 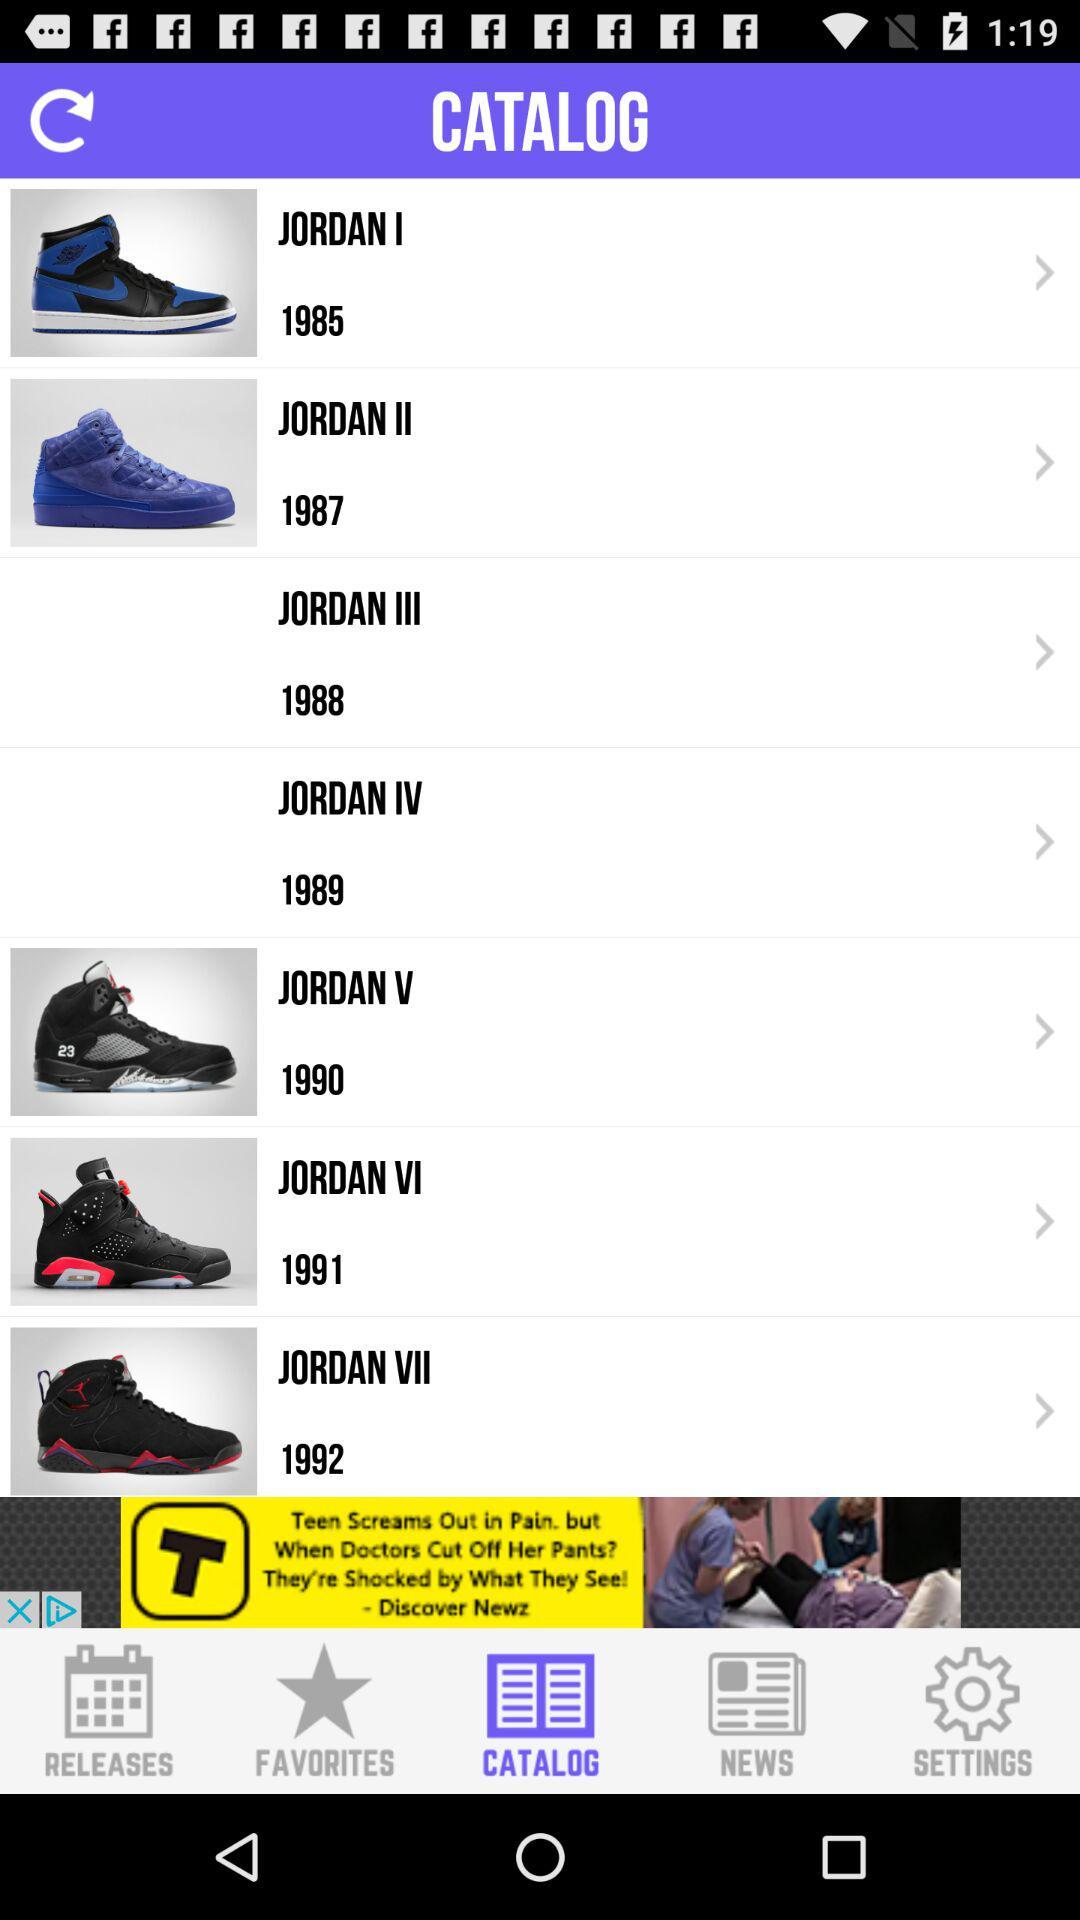 What do you see at coordinates (540, 1561) in the screenshot?
I see `shows the advertisement tab` at bounding box center [540, 1561].